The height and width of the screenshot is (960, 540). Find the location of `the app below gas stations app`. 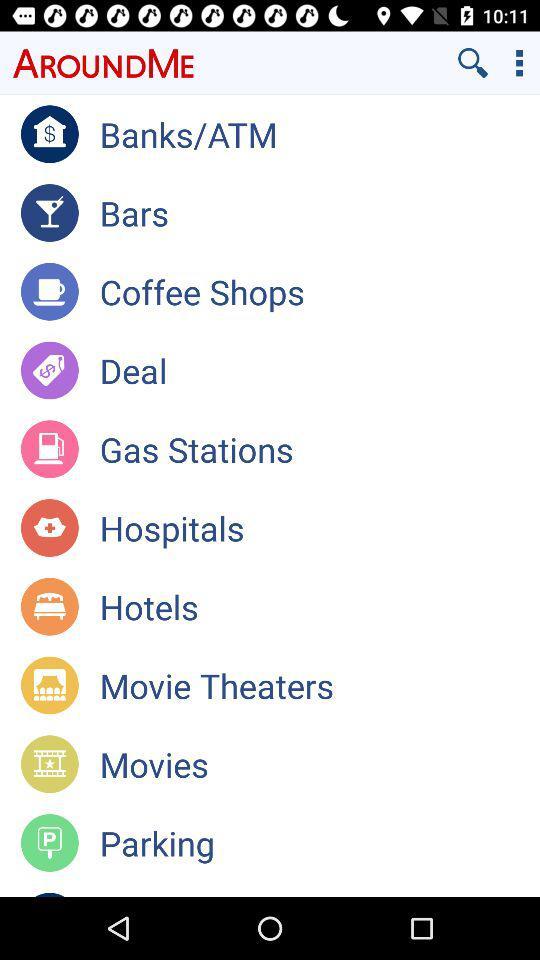

the app below gas stations app is located at coordinates (319, 527).